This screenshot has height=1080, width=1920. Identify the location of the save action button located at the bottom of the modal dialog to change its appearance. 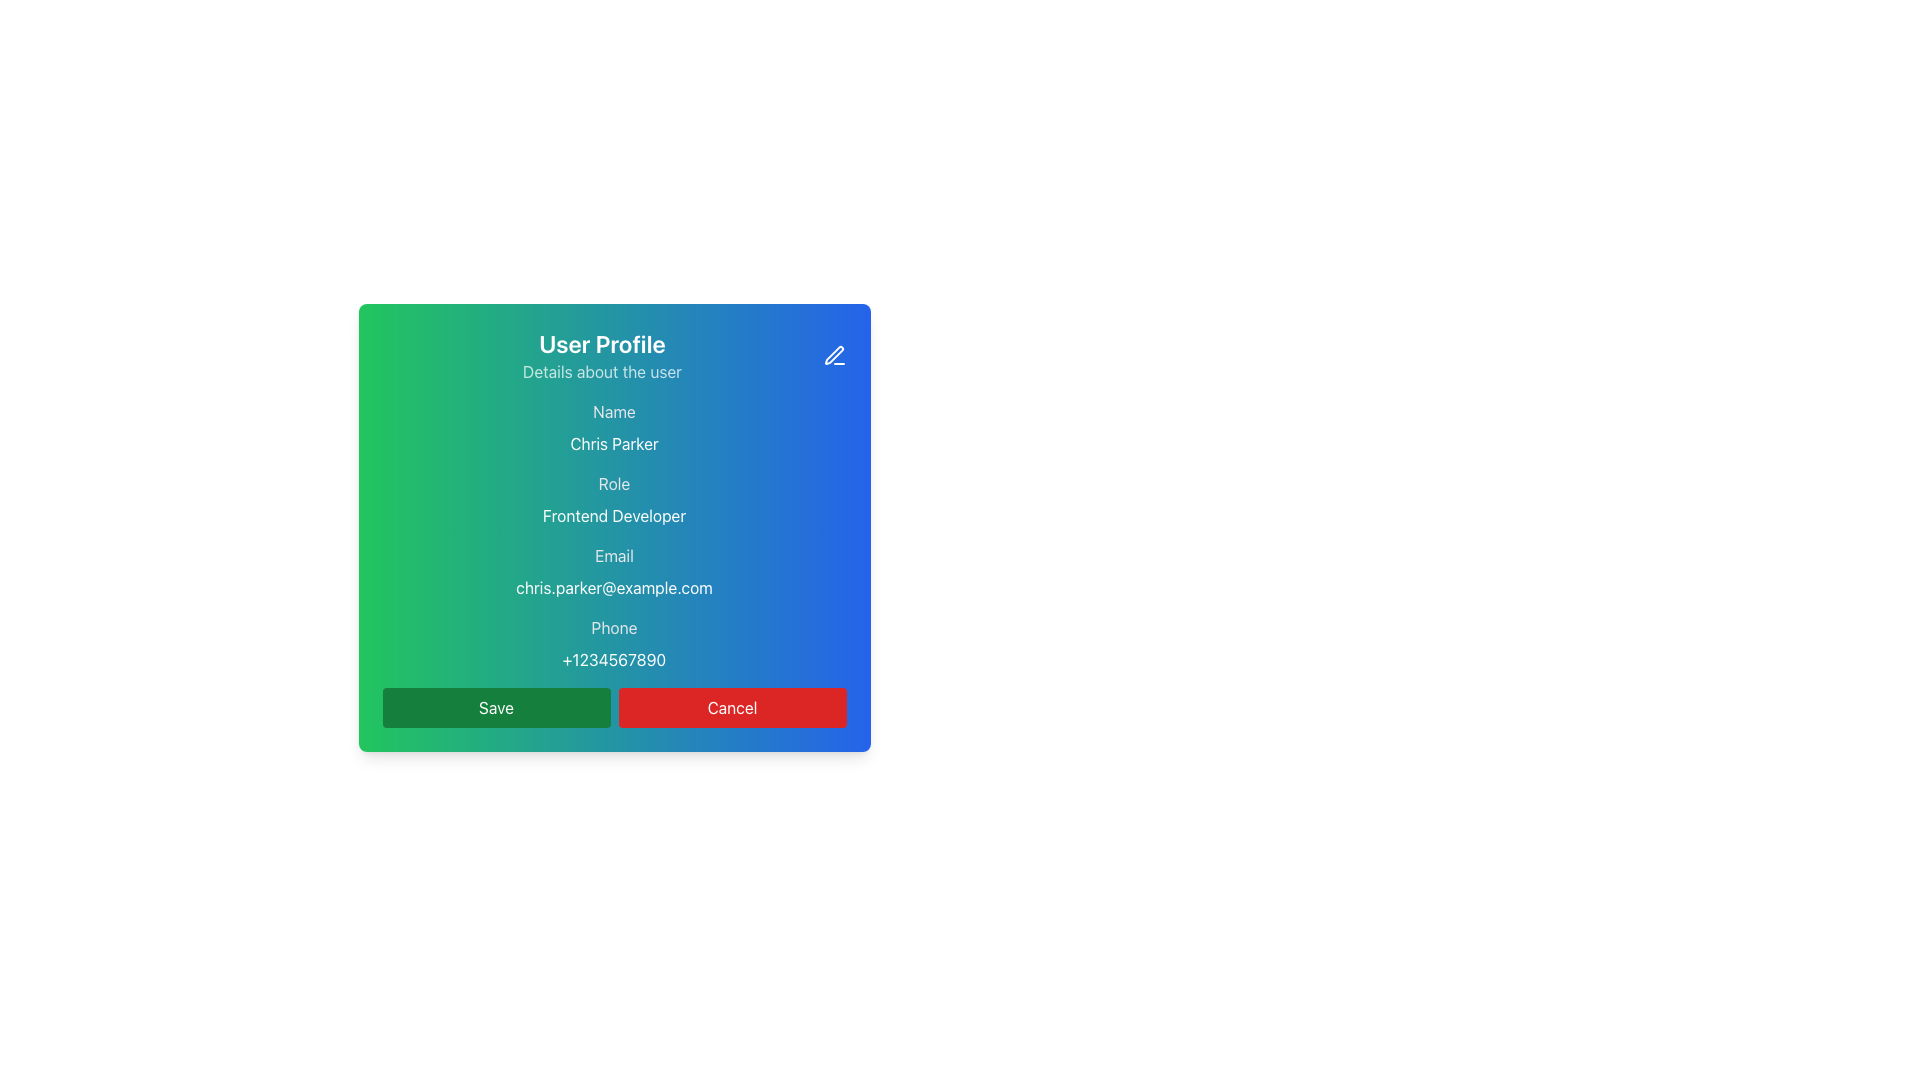
(496, 707).